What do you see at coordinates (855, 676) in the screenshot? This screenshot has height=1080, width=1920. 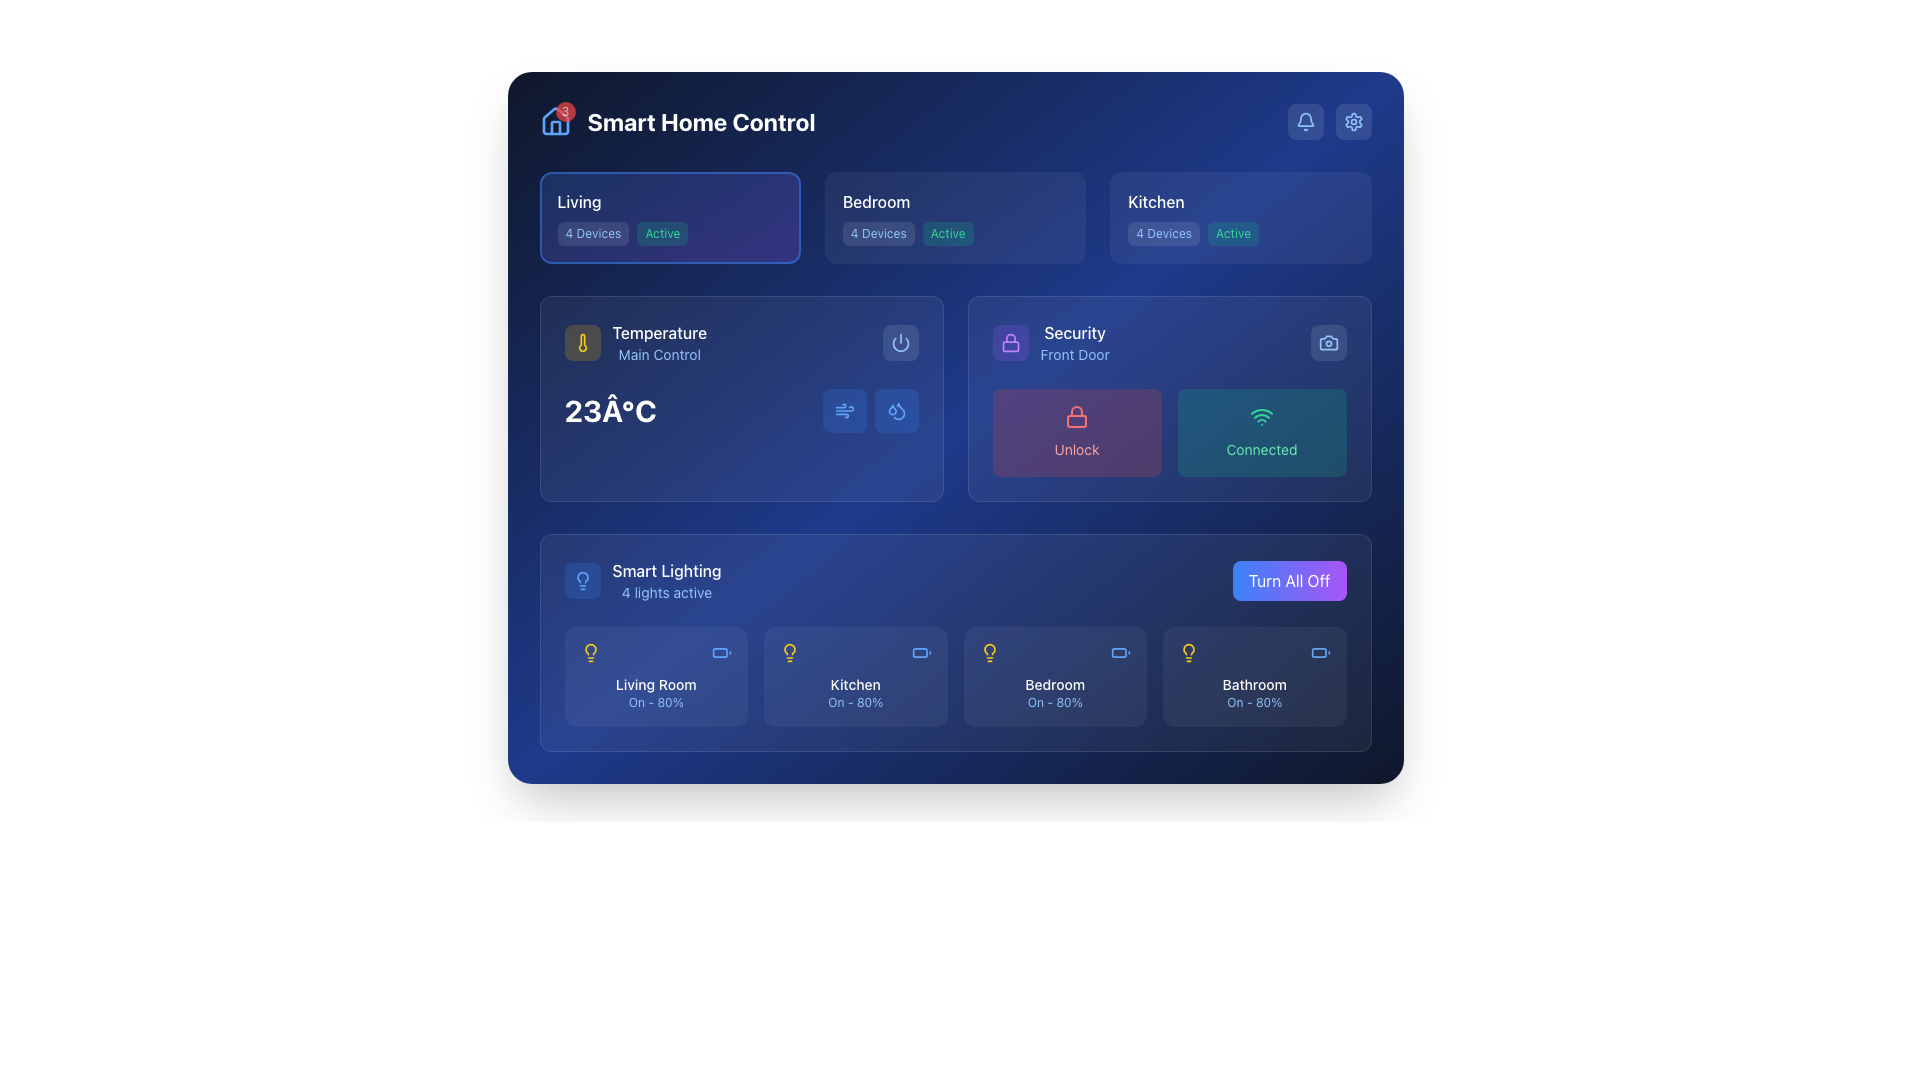 I see `the interactive card component displaying information about 'Kitchen', which features a light bulb icon on the left and a battery icon on the right, located in the lower section of the interface within the 'Smart Lighting' area, specifically the second card from the left` at bounding box center [855, 676].